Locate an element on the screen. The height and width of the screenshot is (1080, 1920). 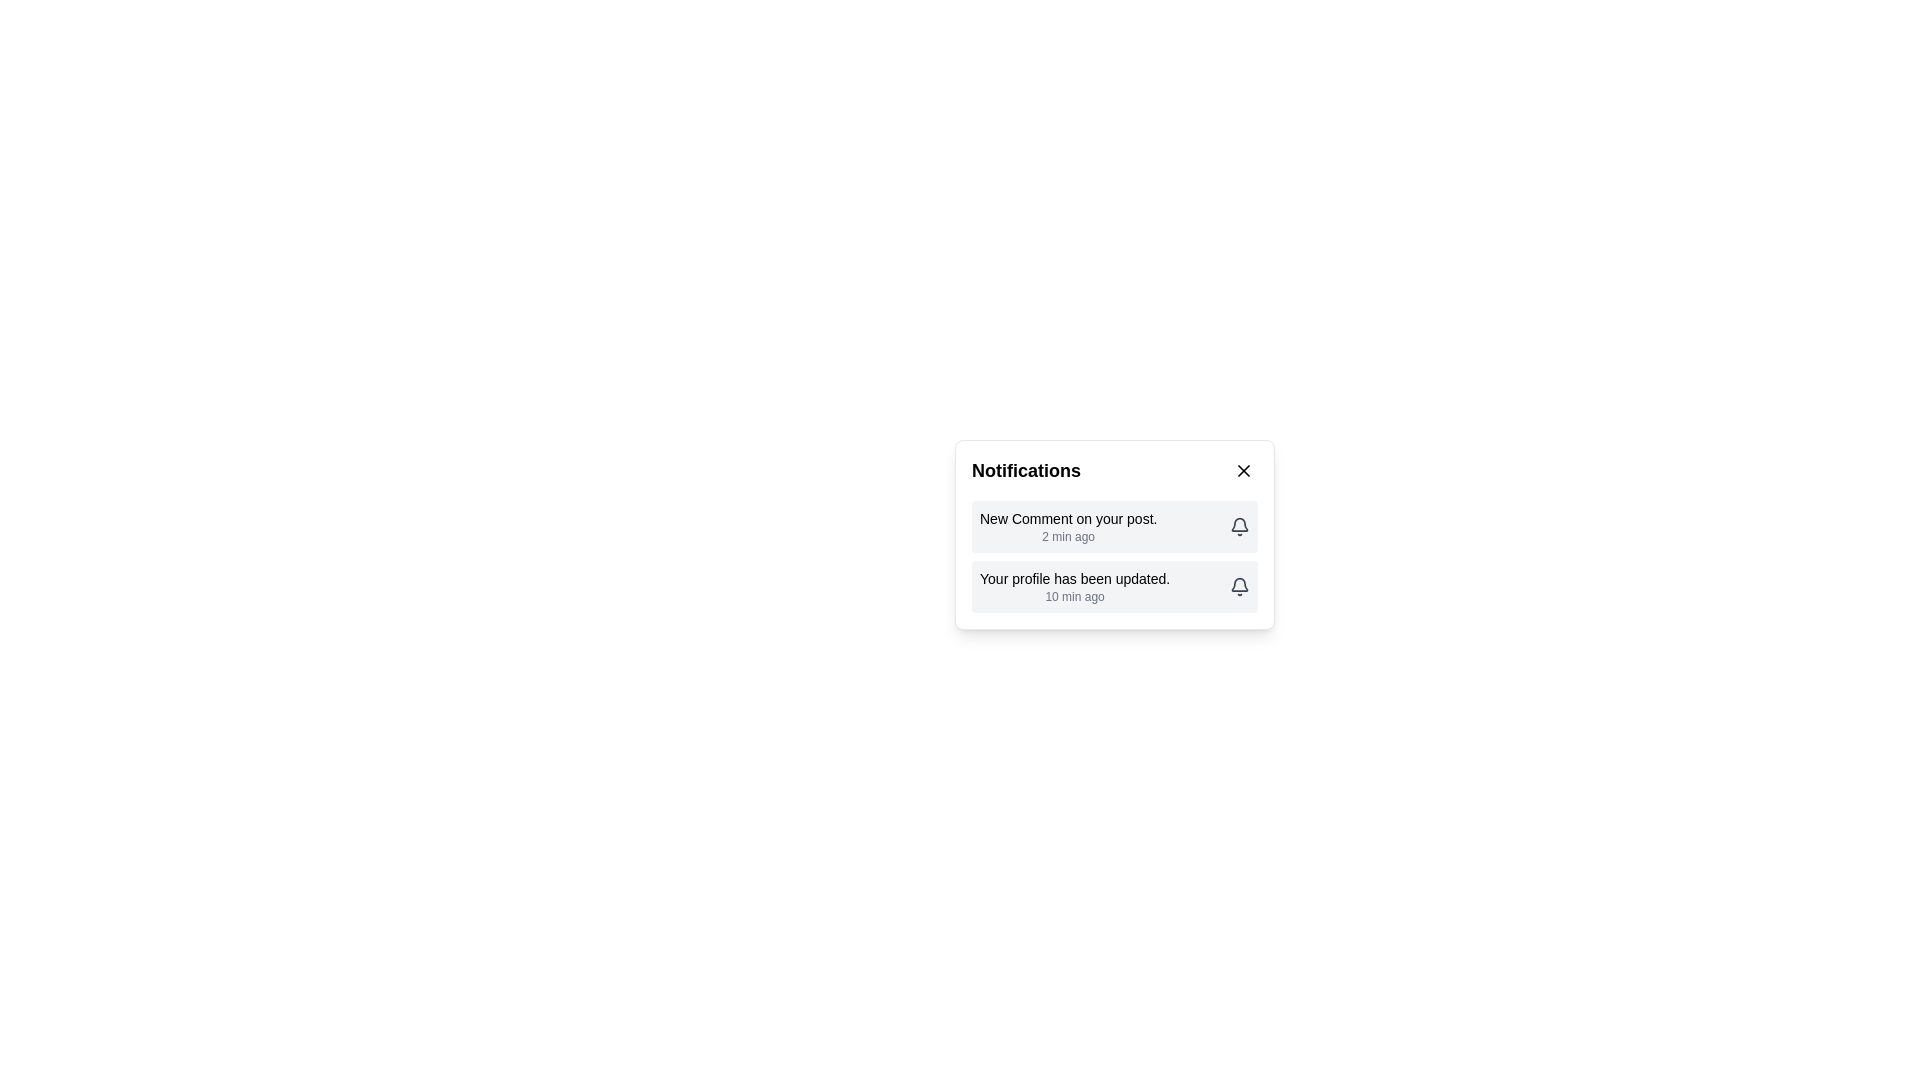
the Close Icon is located at coordinates (1242, 470).